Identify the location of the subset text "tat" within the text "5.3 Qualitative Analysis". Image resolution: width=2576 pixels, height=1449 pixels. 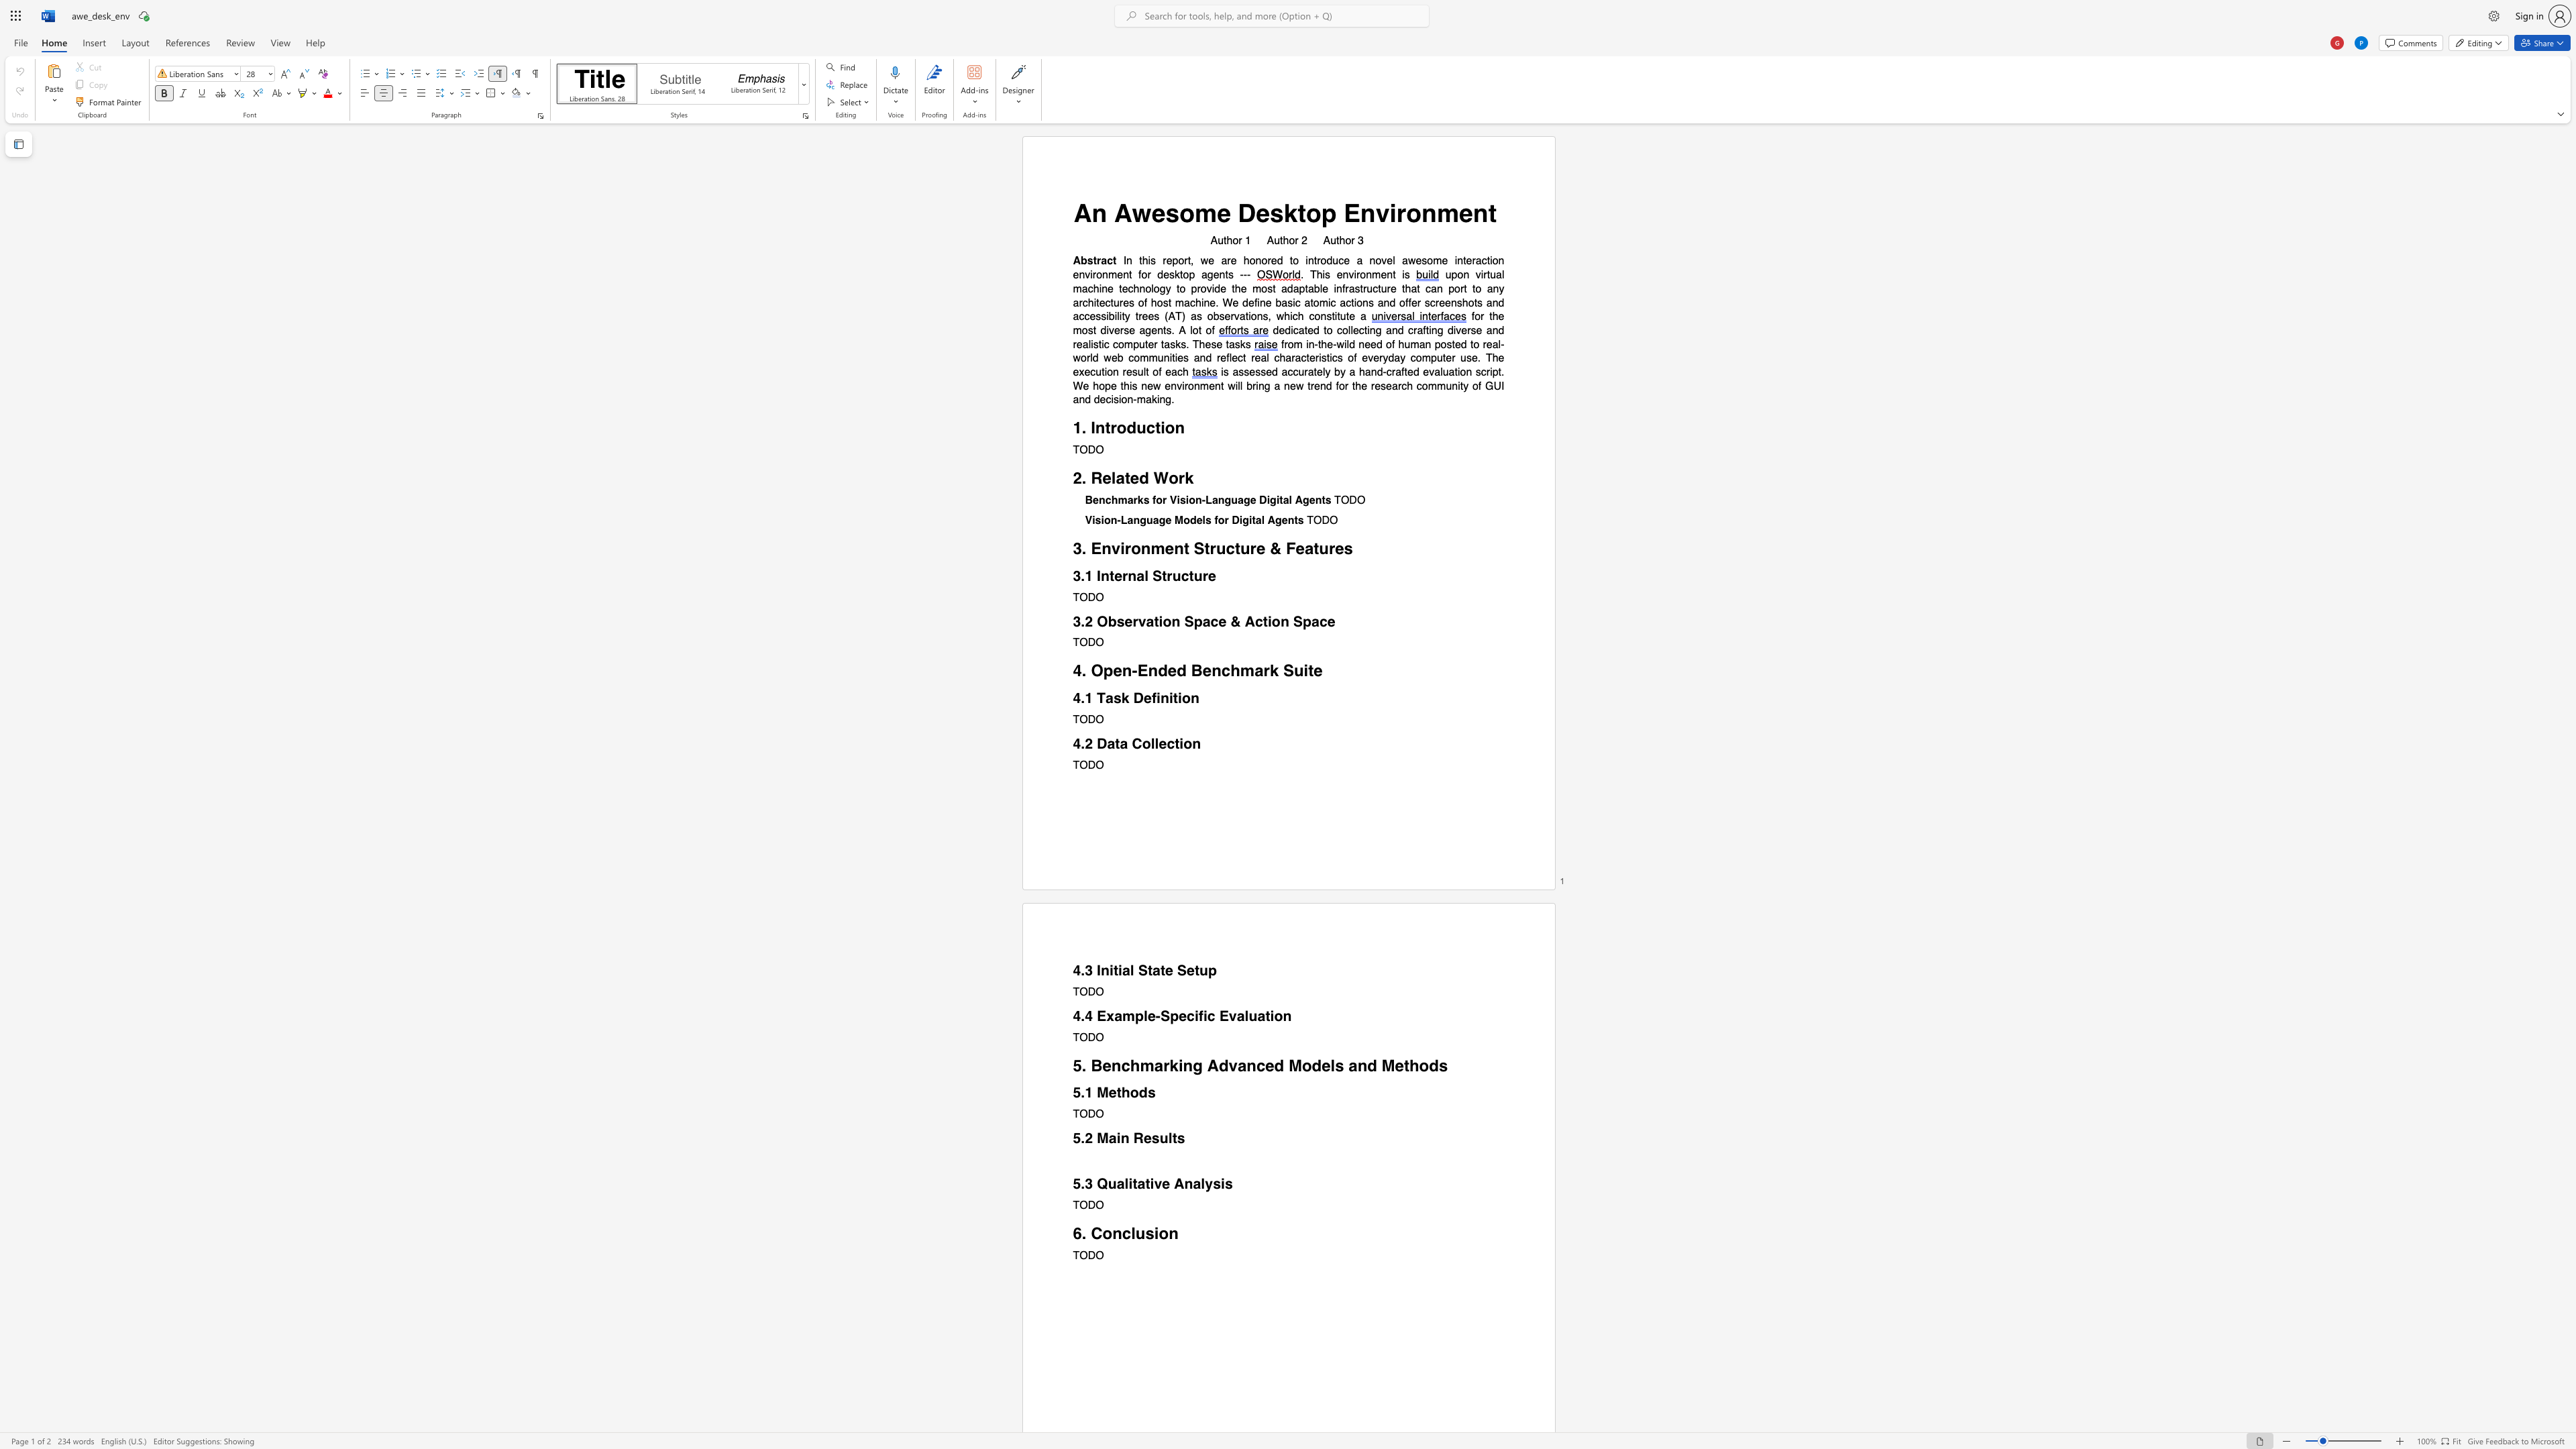
(1132, 1183).